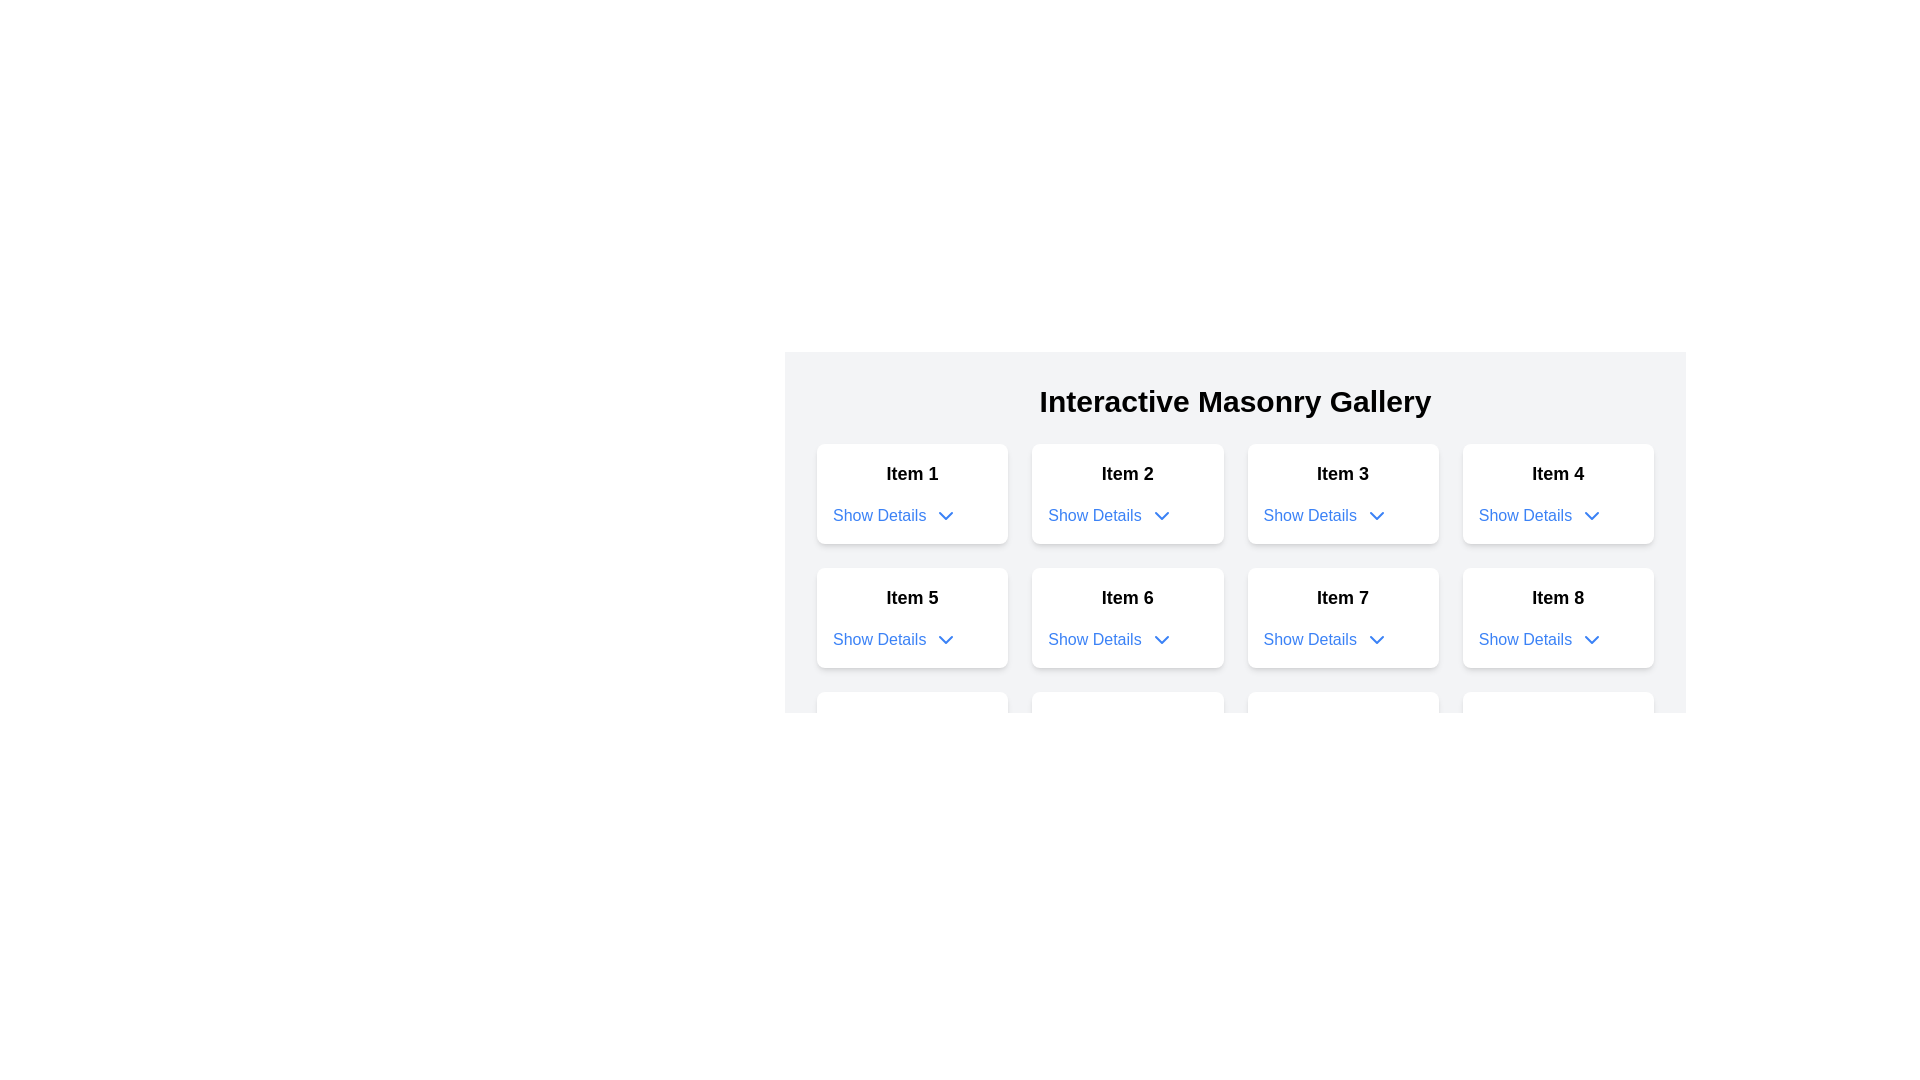 This screenshot has height=1080, width=1920. Describe the element at coordinates (945, 640) in the screenshot. I see `the chevron icon located to the right of the 'Show Details' text in the 'Item 5' section` at that location.